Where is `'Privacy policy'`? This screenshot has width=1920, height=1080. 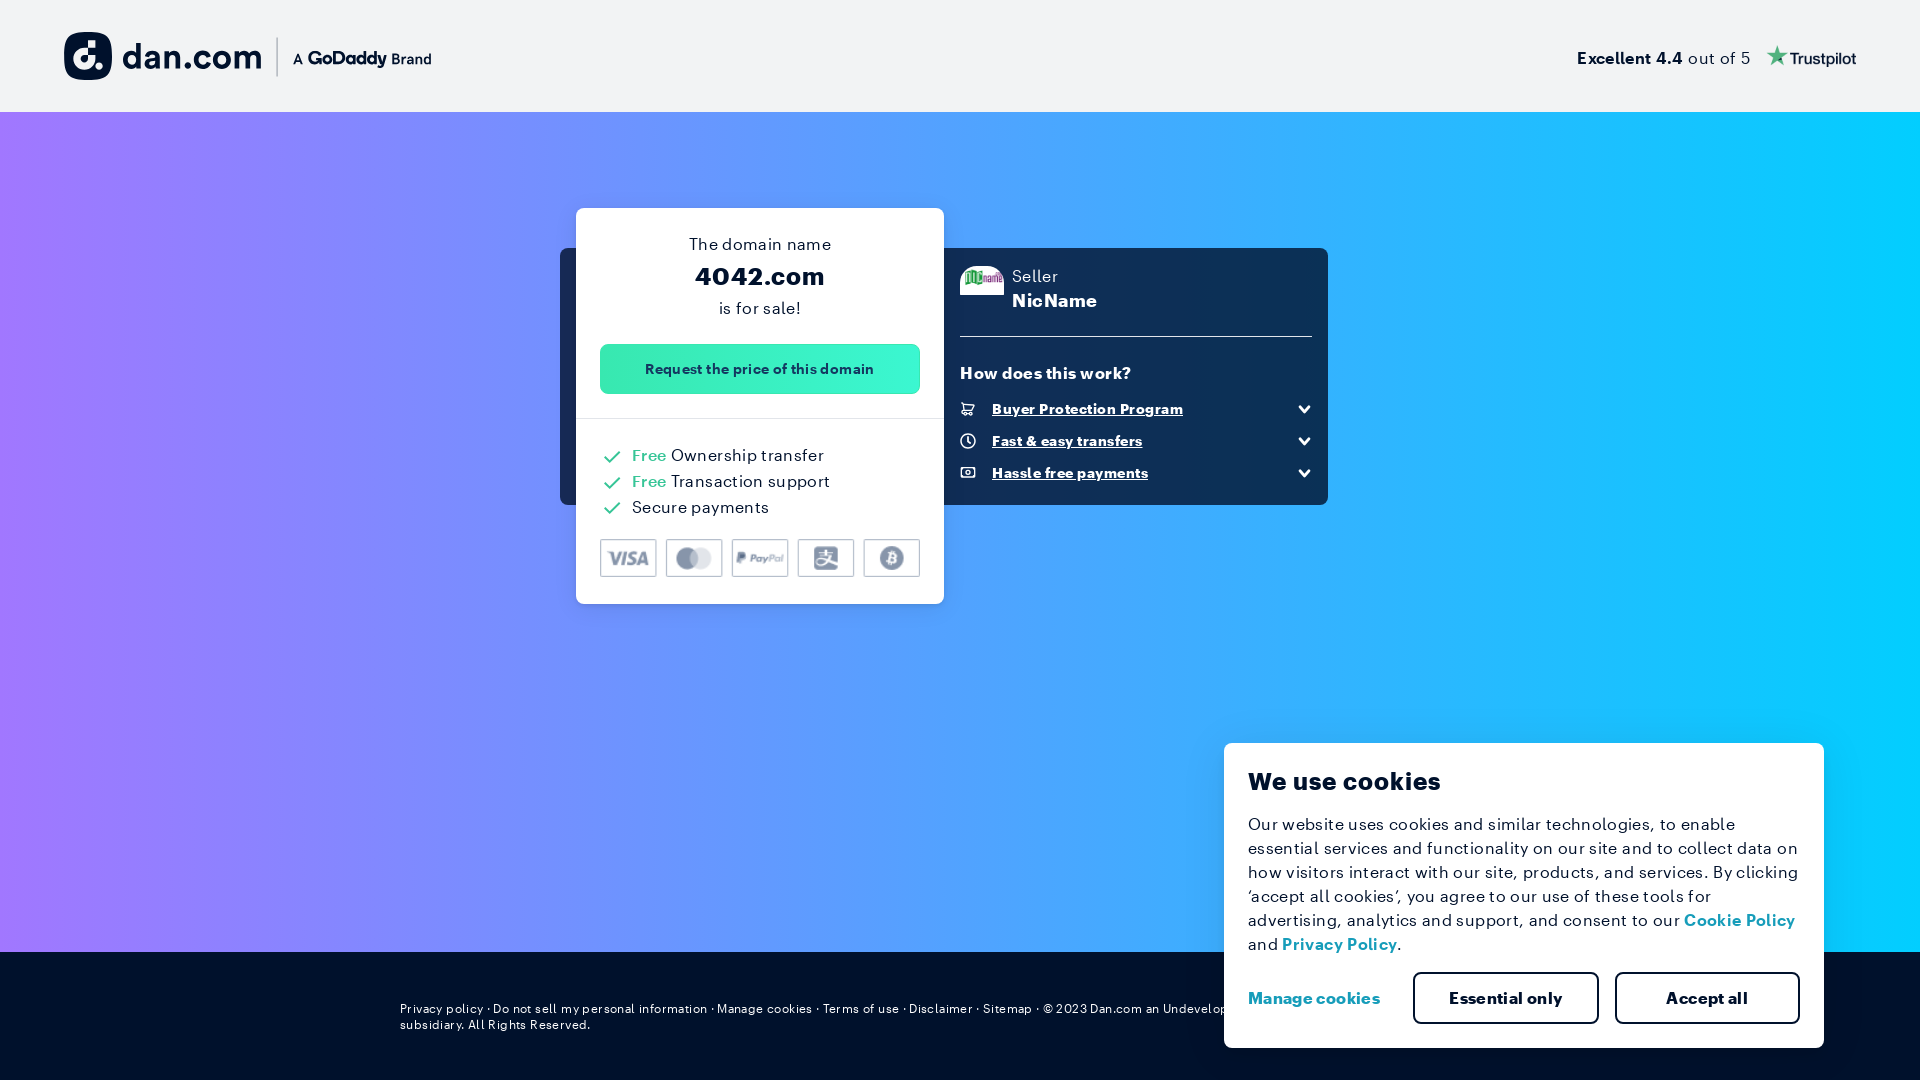 'Privacy policy' is located at coordinates (399, 1007).